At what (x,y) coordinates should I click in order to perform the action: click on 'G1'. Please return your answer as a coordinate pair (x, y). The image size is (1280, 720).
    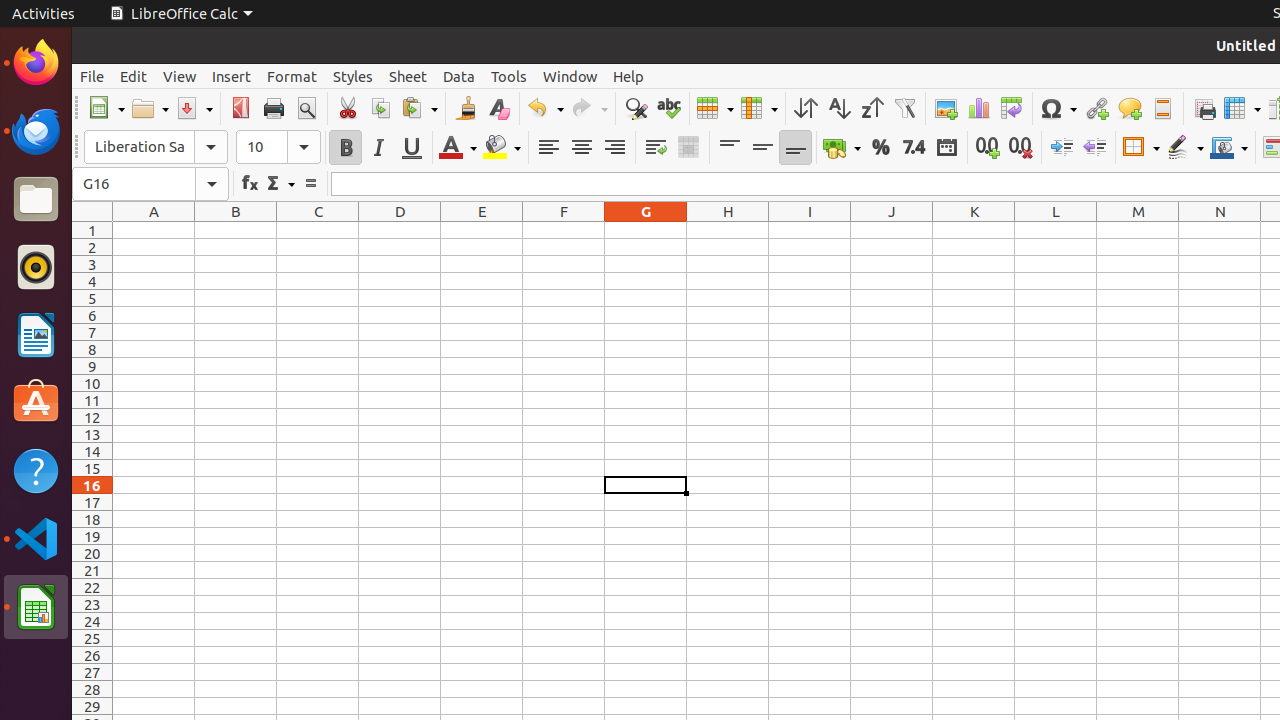
    Looking at the image, I should click on (646, 229).